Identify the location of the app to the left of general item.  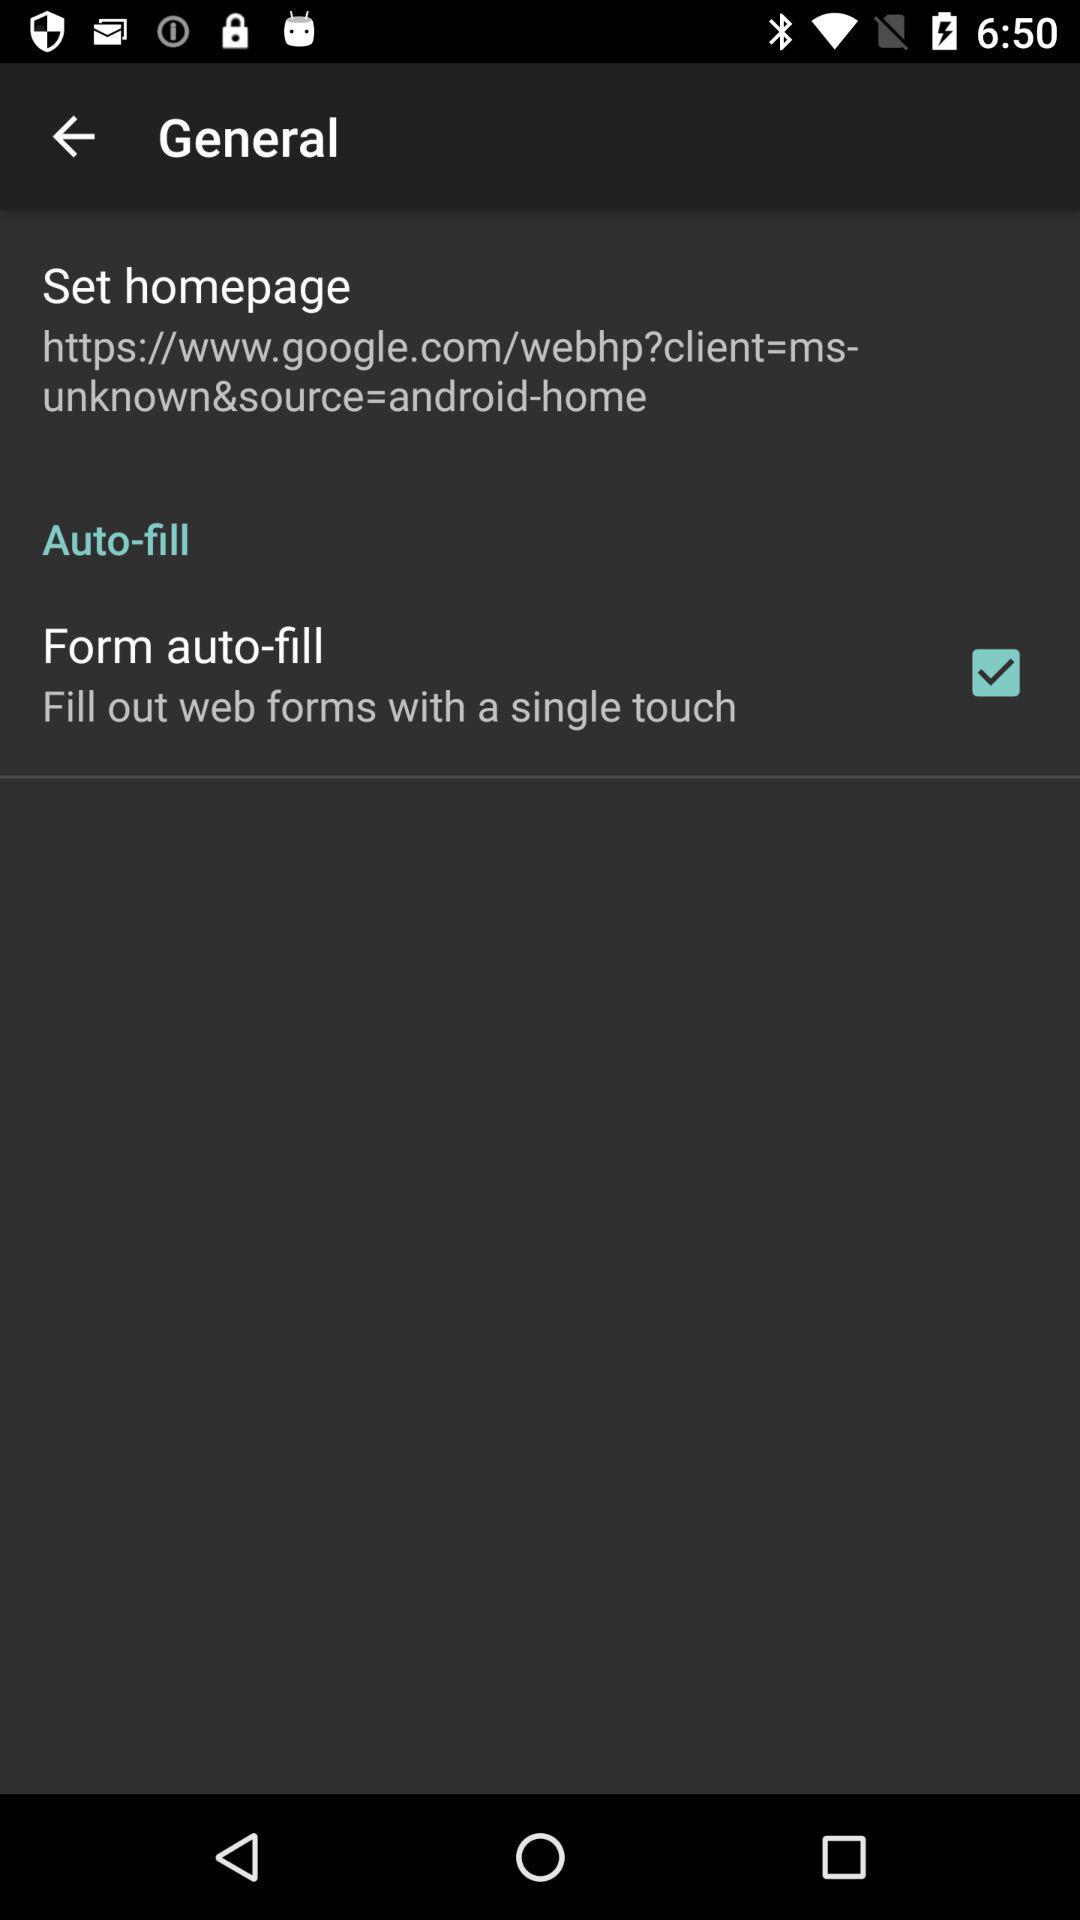
(72, 135).